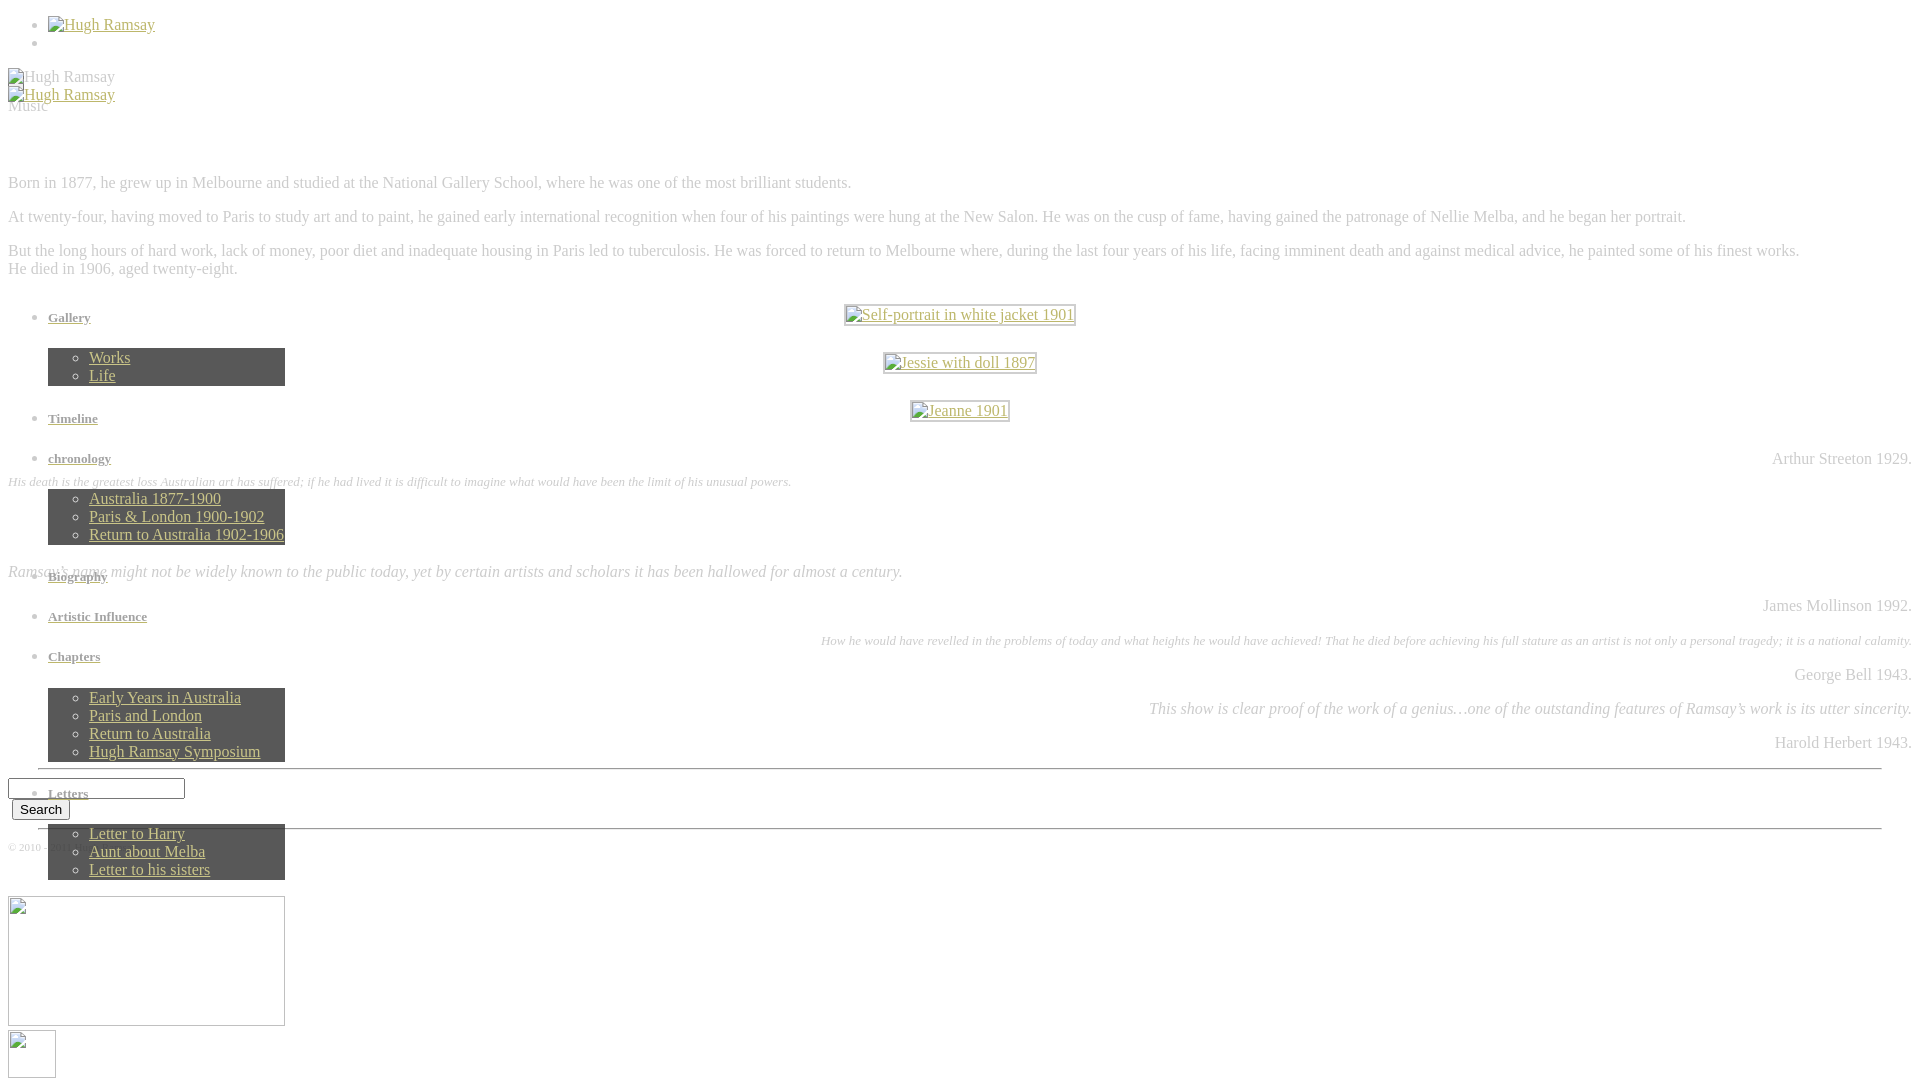 The height and width of the screenshot is (1080, 1920). I want to click on 'Aunt about Melba', so click(146, 851).